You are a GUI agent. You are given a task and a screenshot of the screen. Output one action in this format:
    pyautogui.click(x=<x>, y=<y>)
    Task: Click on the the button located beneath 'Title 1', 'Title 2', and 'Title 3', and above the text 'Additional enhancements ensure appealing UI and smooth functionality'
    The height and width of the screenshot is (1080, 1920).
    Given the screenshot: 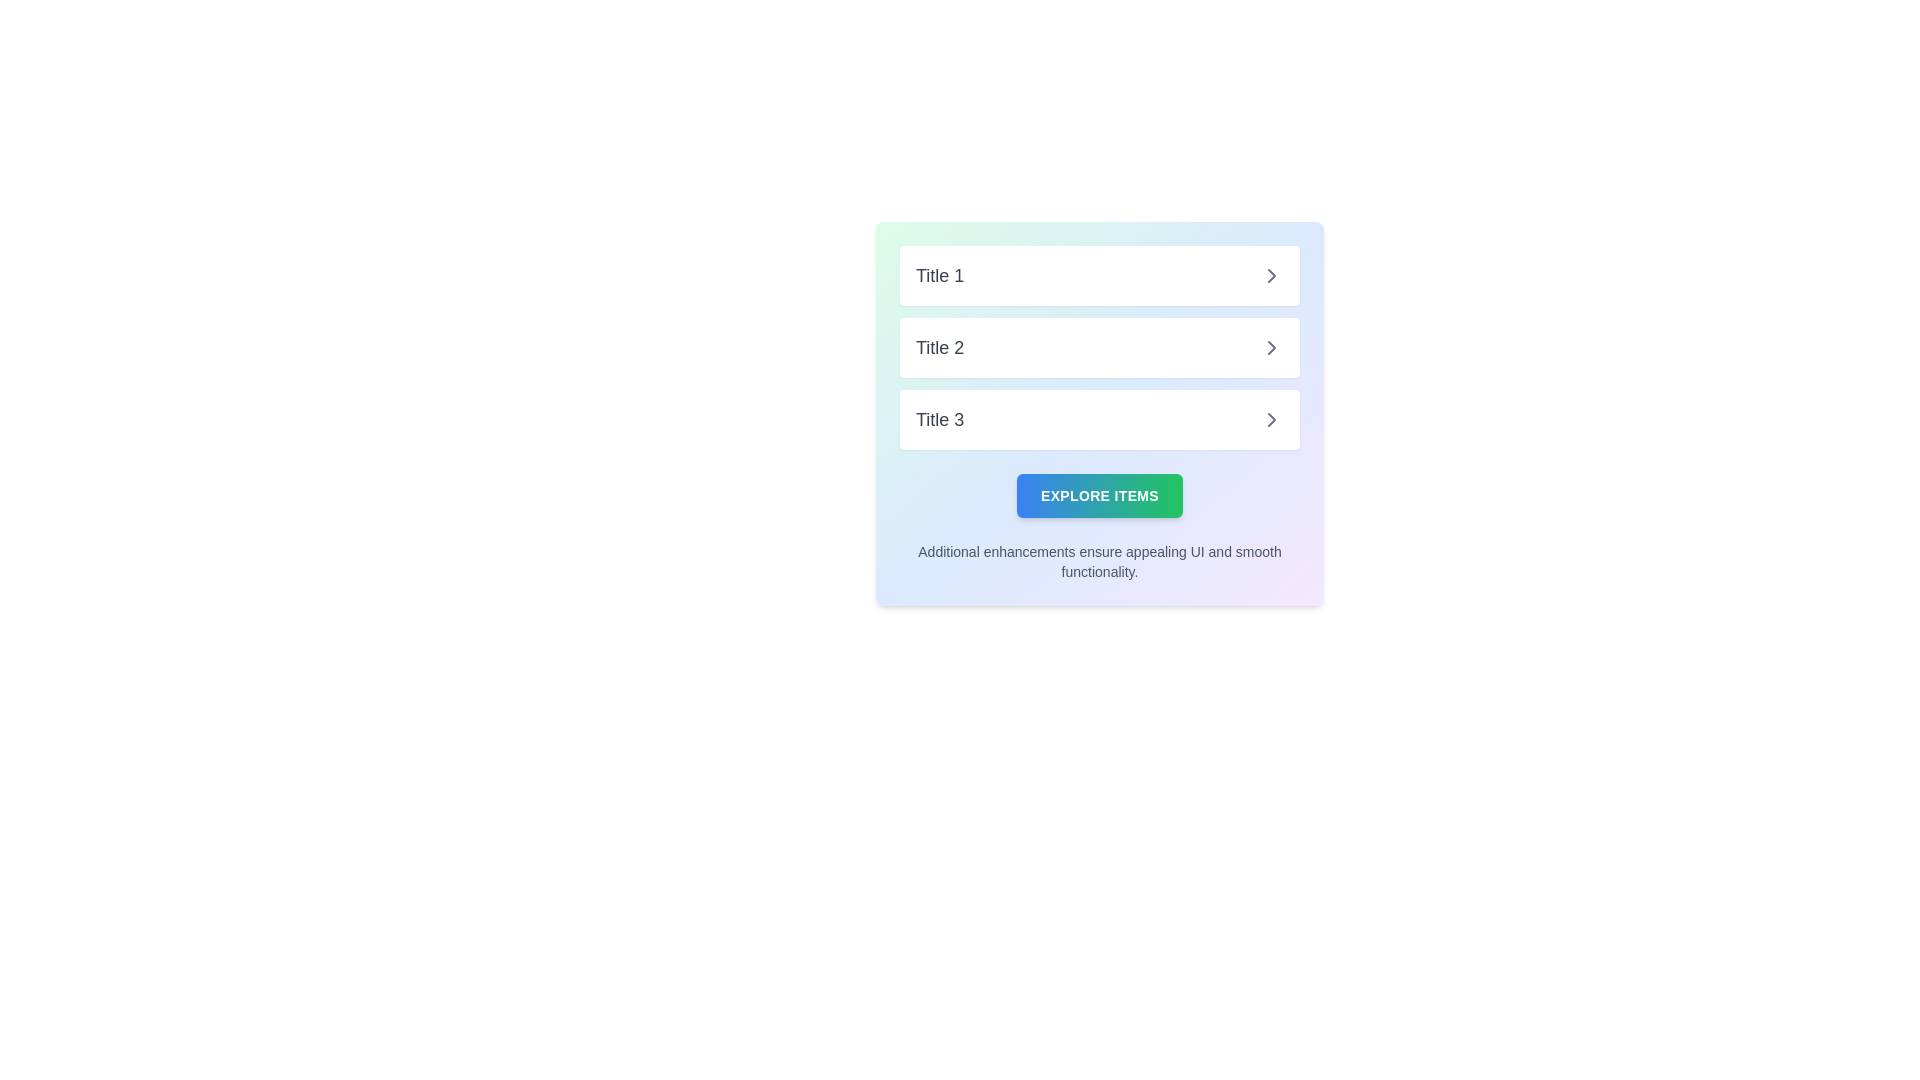 What is the action you would take?
    pyautogui.click(x=1098, y=495)
    